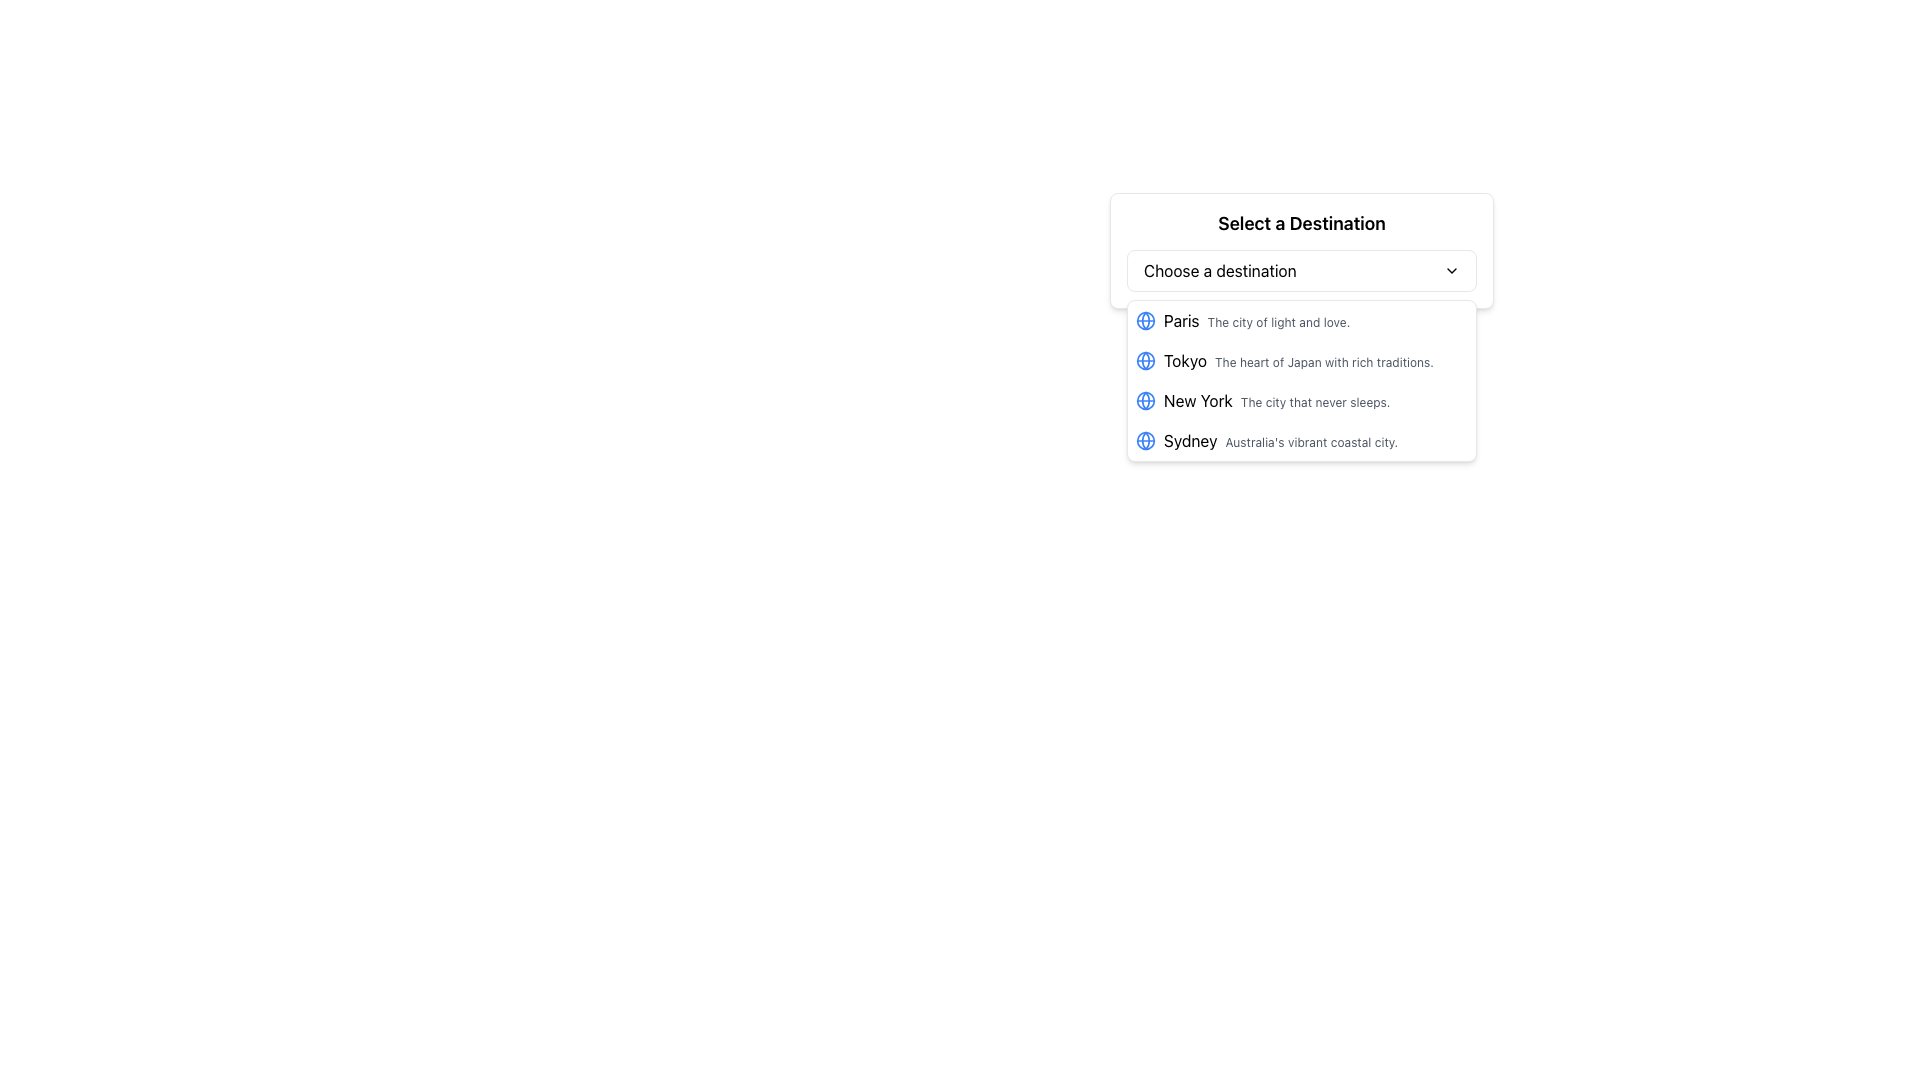  What do you see at coordinates (1301, 270) in the screenshot?
I see `the dropdown menu labeled 'Choose a destination'` at bounding box center [1301, 270].